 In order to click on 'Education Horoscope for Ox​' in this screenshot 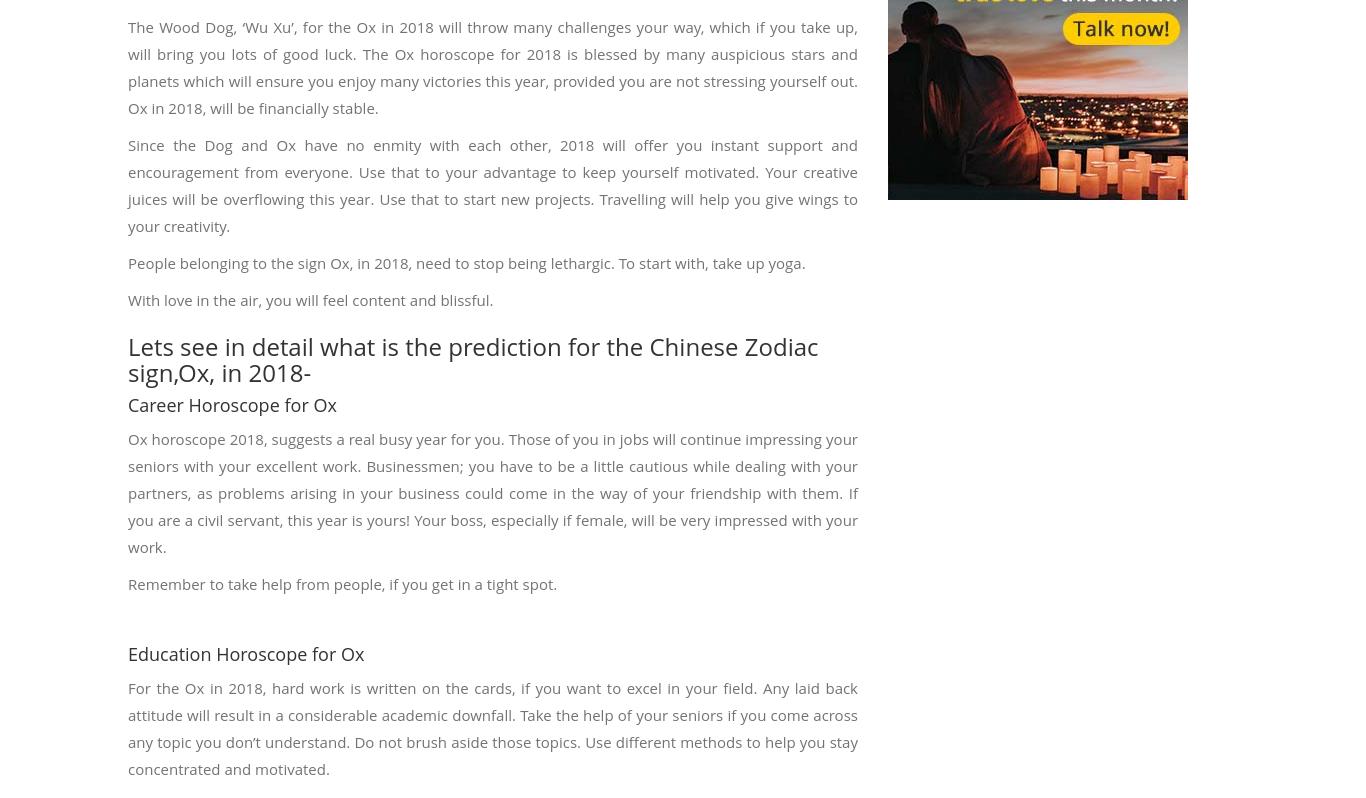, I will do `click(246, 652)`.